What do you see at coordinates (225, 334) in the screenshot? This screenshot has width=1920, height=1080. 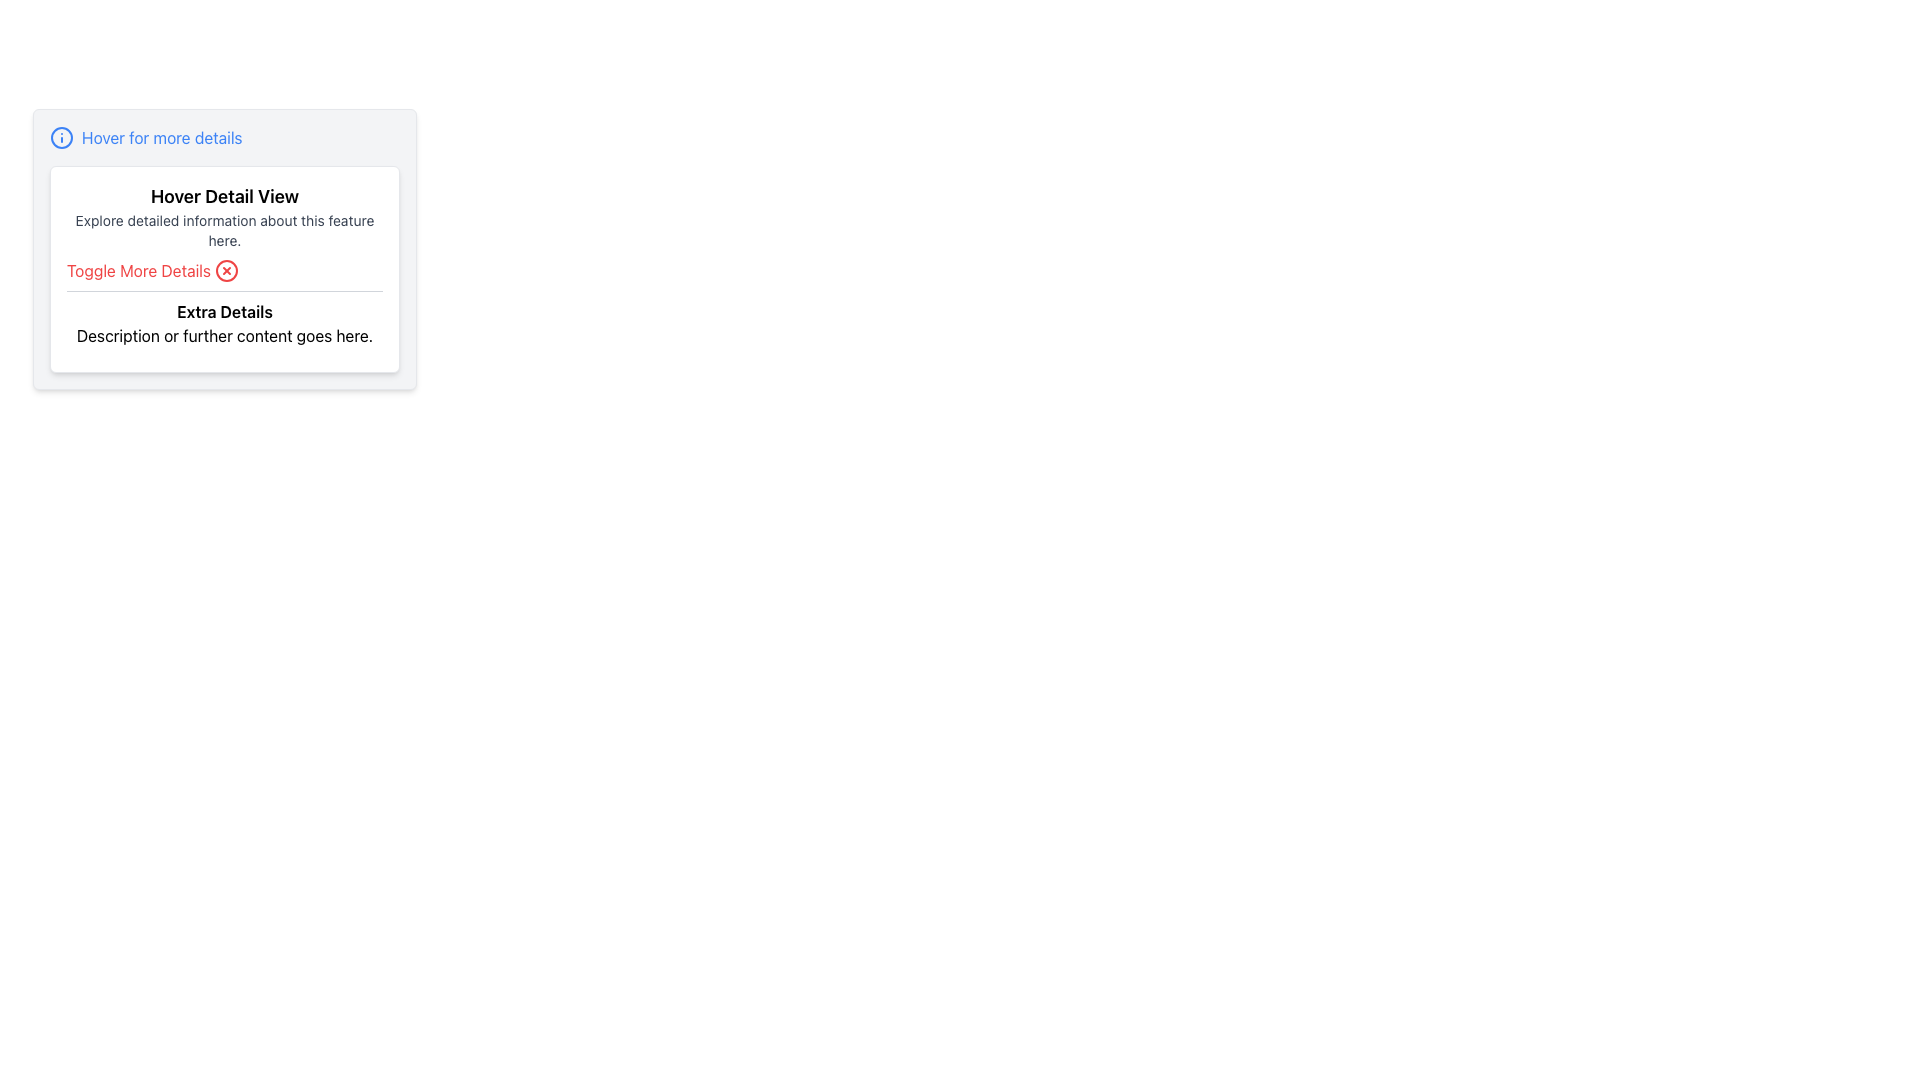 I see `the text element that reads 'Description or further content goes here.' which is located beneath the bold heading 'Extra Details' within the bordered section titled 'Hover Detail View'` at bounding box center [225, 334].